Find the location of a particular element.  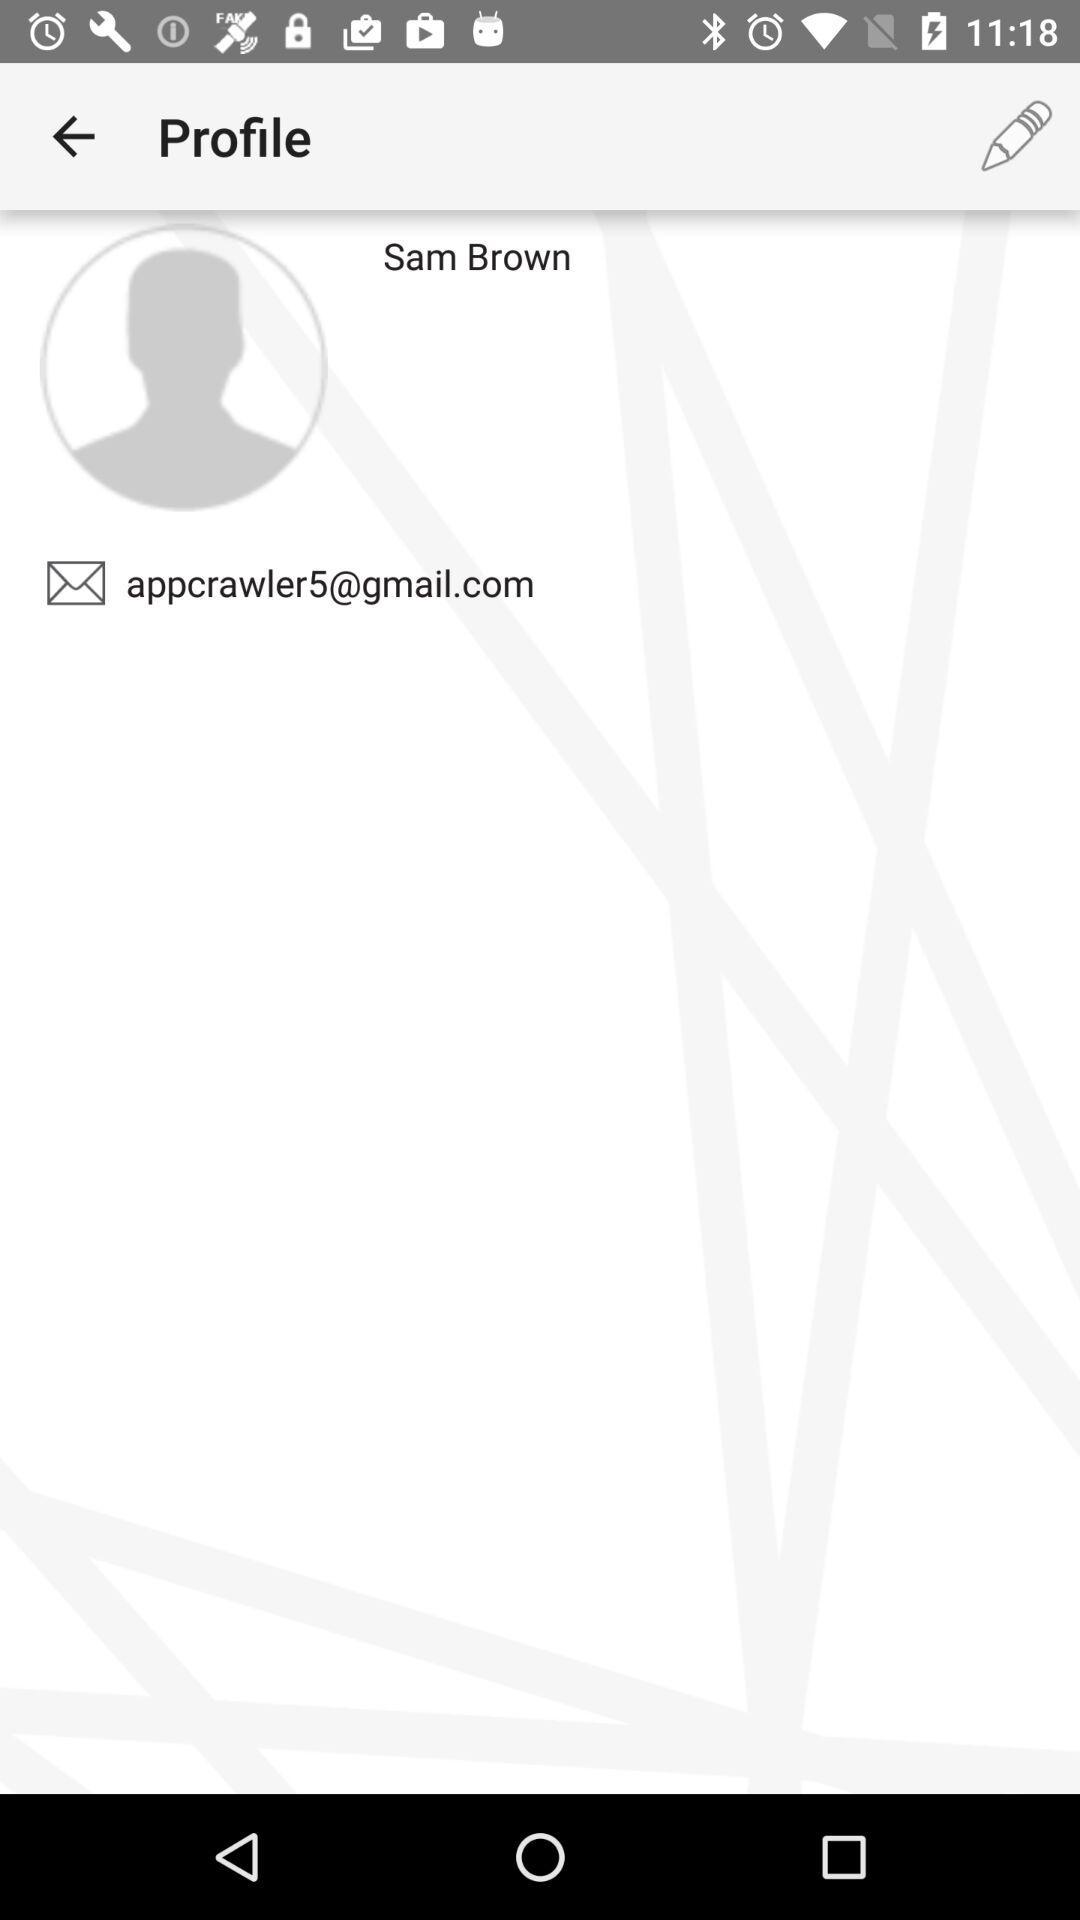

profile image is located at coordinates (183, 367).